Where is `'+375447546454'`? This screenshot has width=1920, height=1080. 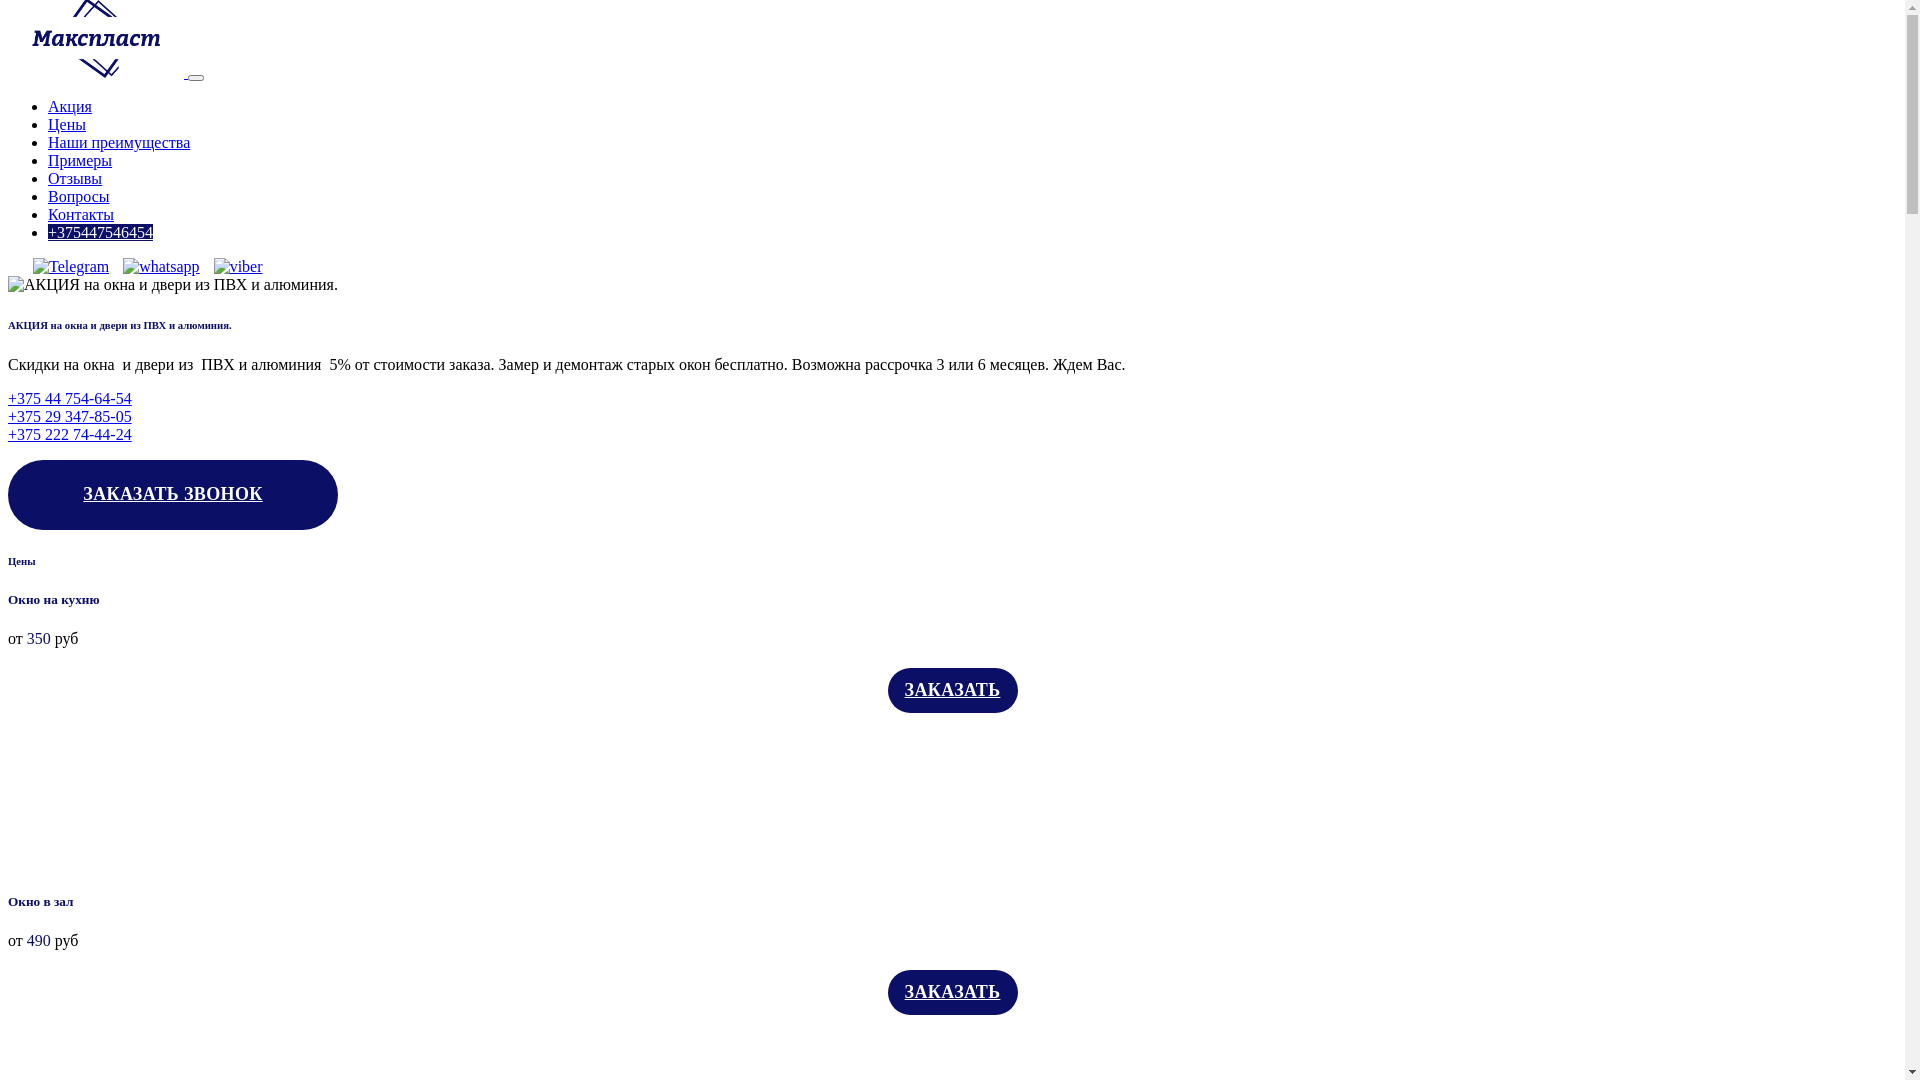 '+375447546454' is located at coordinates (99, 231).